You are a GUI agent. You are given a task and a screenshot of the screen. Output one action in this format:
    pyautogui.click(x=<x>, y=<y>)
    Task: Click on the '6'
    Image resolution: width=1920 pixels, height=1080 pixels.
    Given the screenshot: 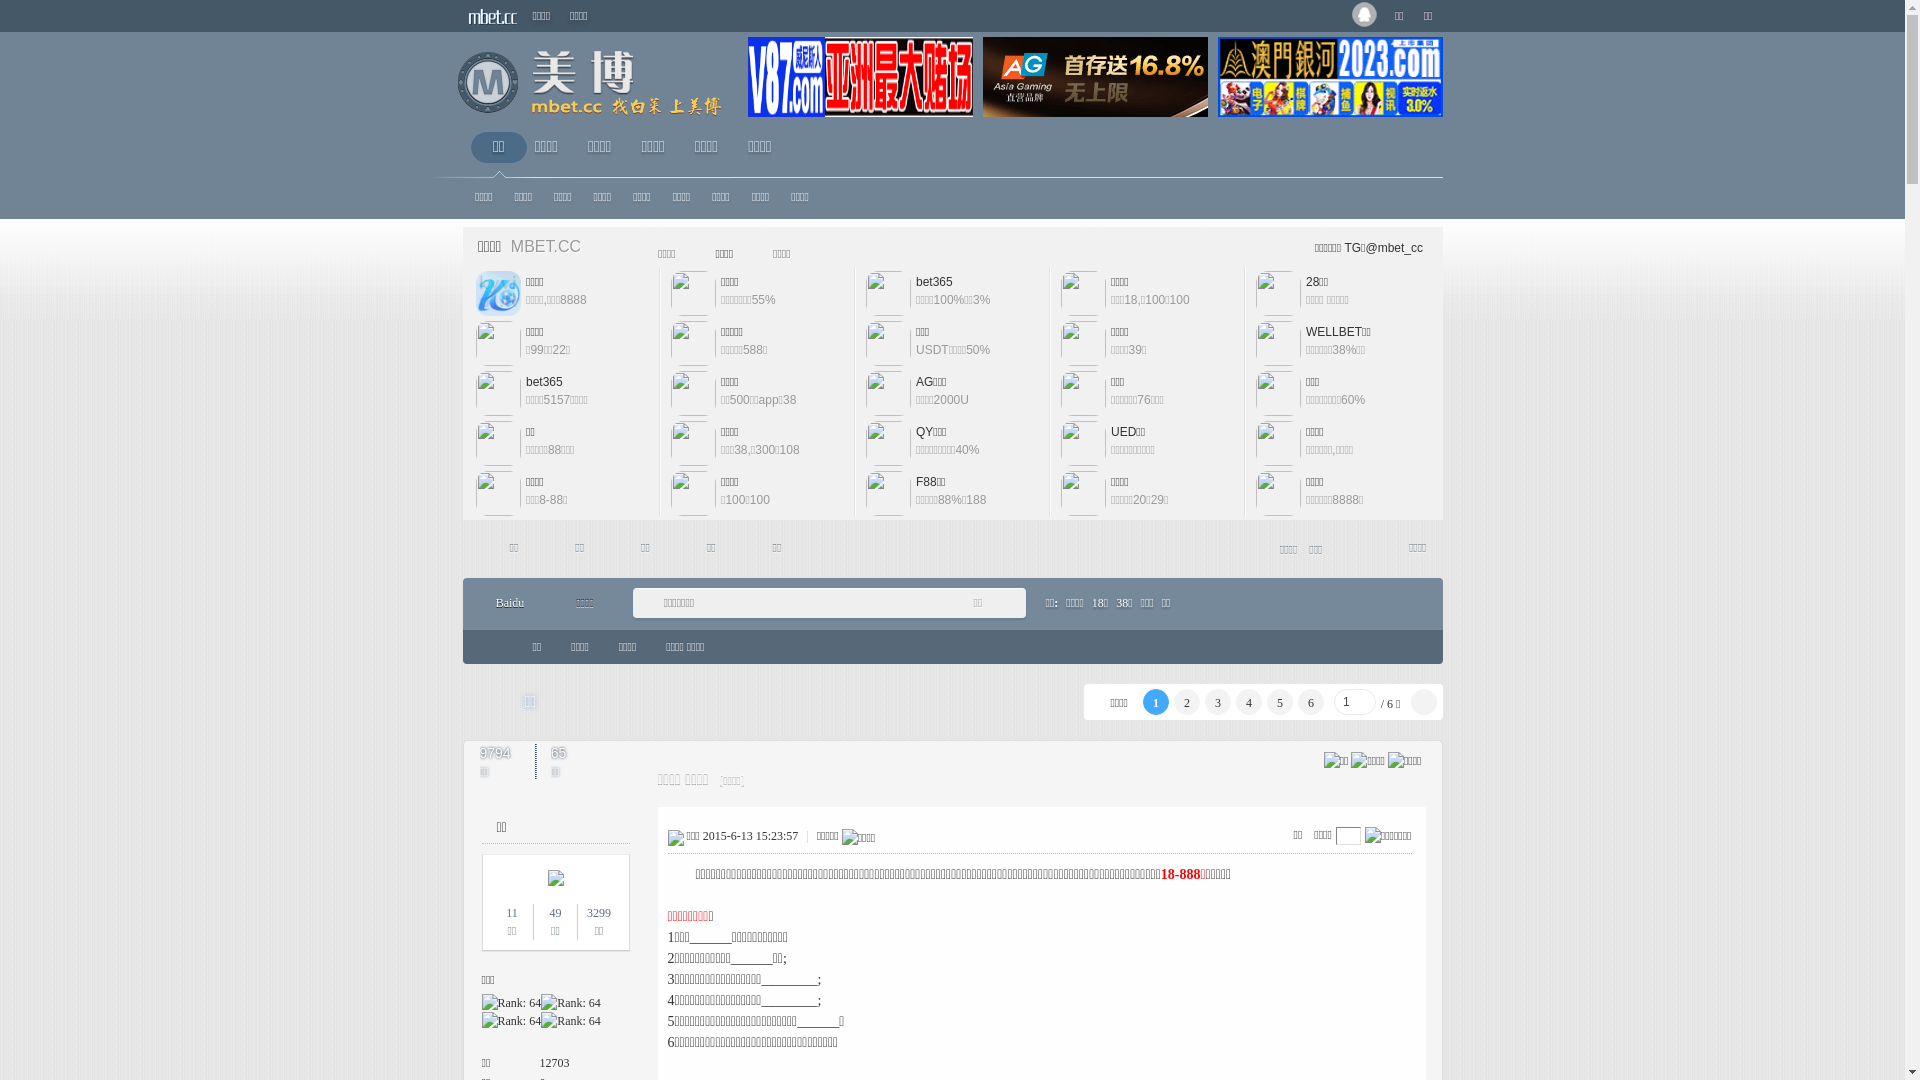 What is the action you would take?
    pyautogui.click(x=1310, y=701)
    